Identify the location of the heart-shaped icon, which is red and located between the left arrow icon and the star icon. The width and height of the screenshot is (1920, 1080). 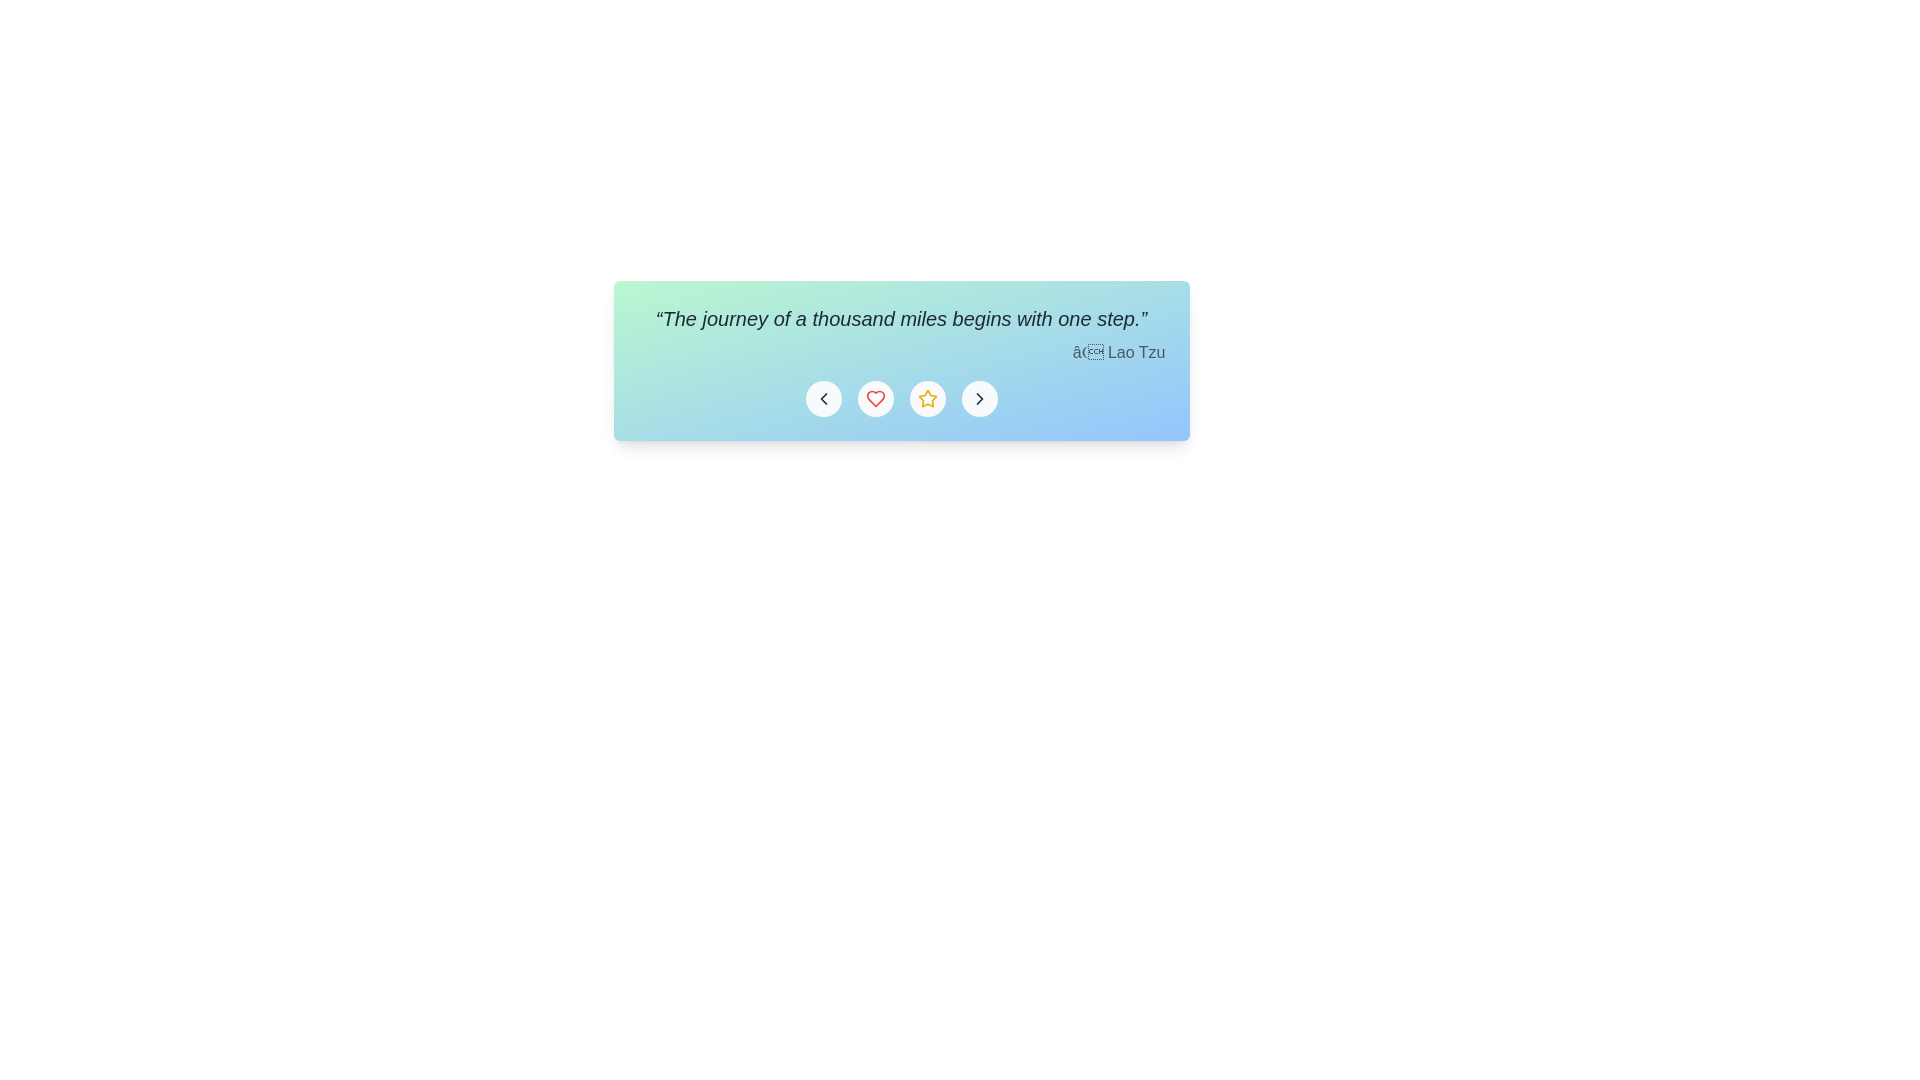
(875, 398).